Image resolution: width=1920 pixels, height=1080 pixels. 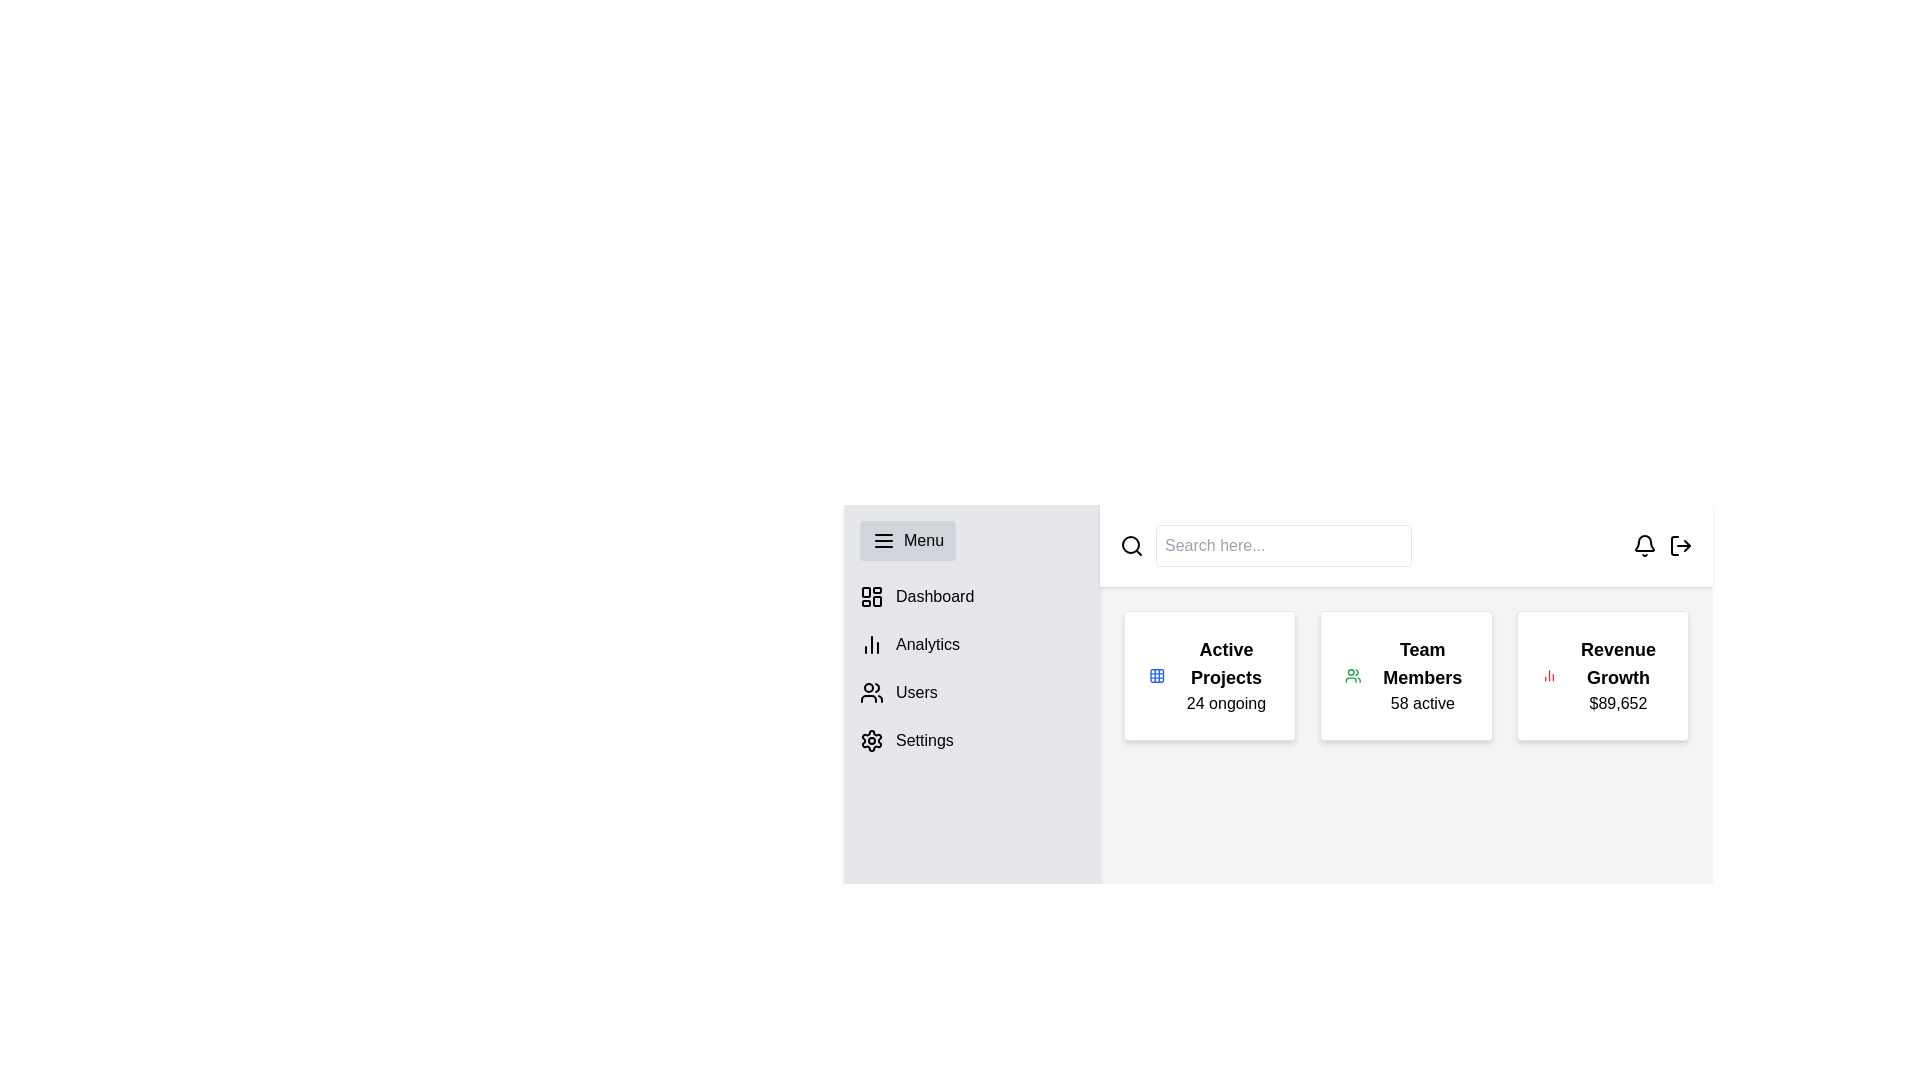 What do you see at coordinates (1132, 546) in the screenshot?
I see `the search icon located at the left end of the horizontal bar, which is immediately to the left of the 'Search here...' input field` at bounding box center [1132, 546].